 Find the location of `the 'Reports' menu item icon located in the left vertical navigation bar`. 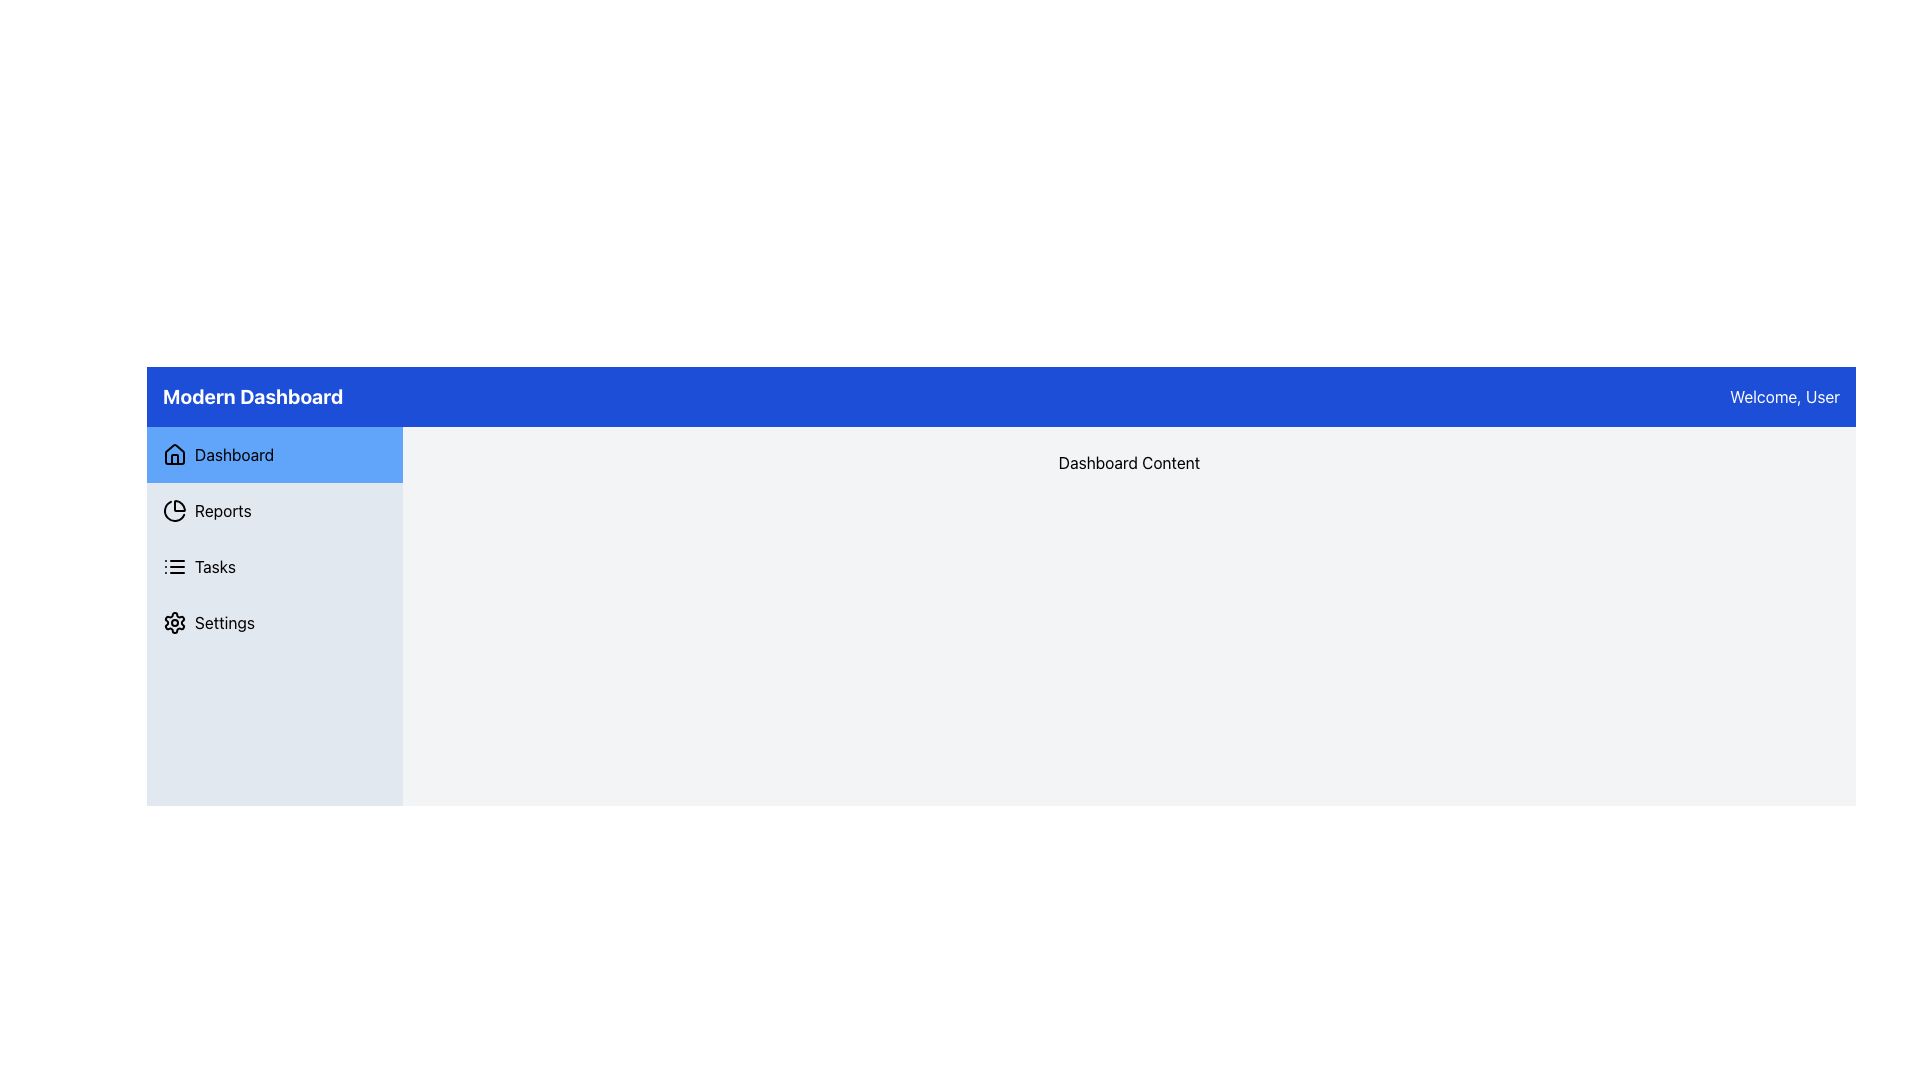

the 'Reports' menu item icon located in the left vertical navigation bar is located at coordinates (174, 509).